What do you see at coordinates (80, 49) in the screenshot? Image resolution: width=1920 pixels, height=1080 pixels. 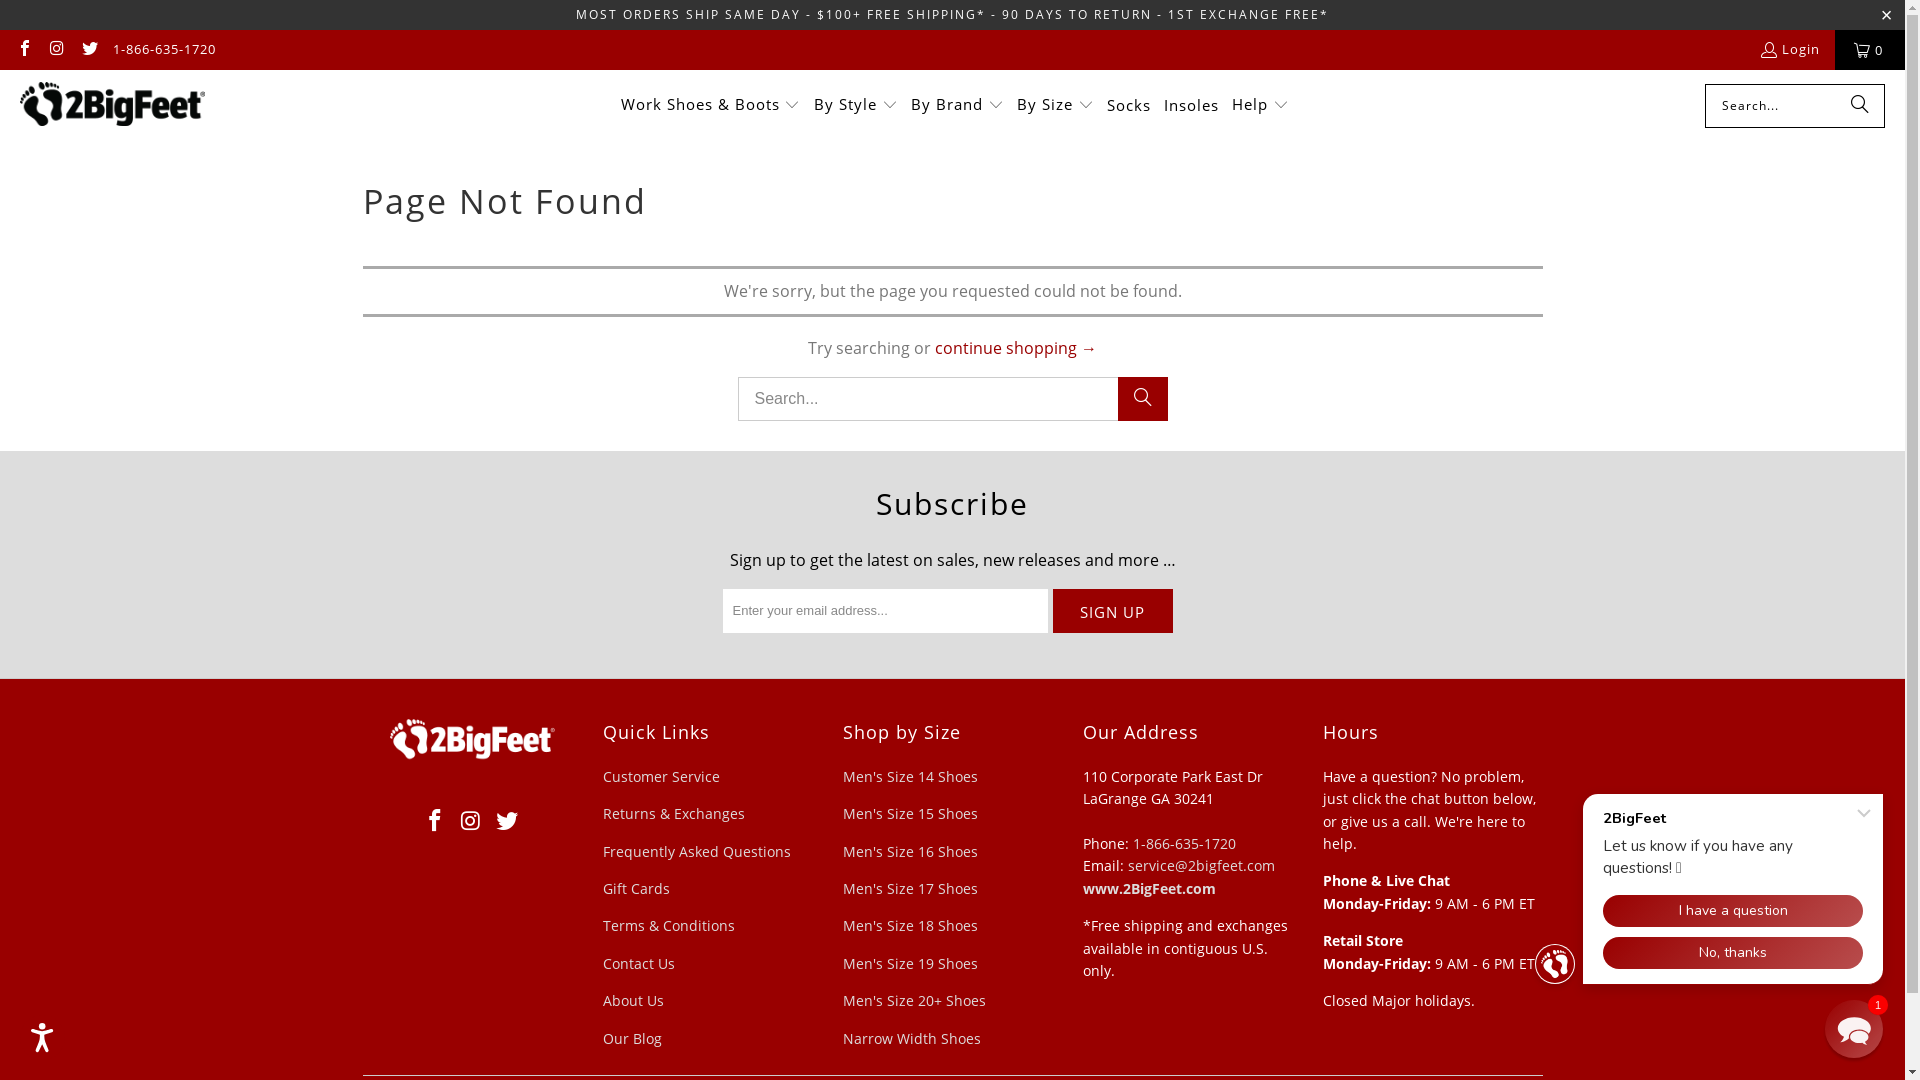 I see `'2BigFeet on Twitter'` at bounding box center [80, 49].